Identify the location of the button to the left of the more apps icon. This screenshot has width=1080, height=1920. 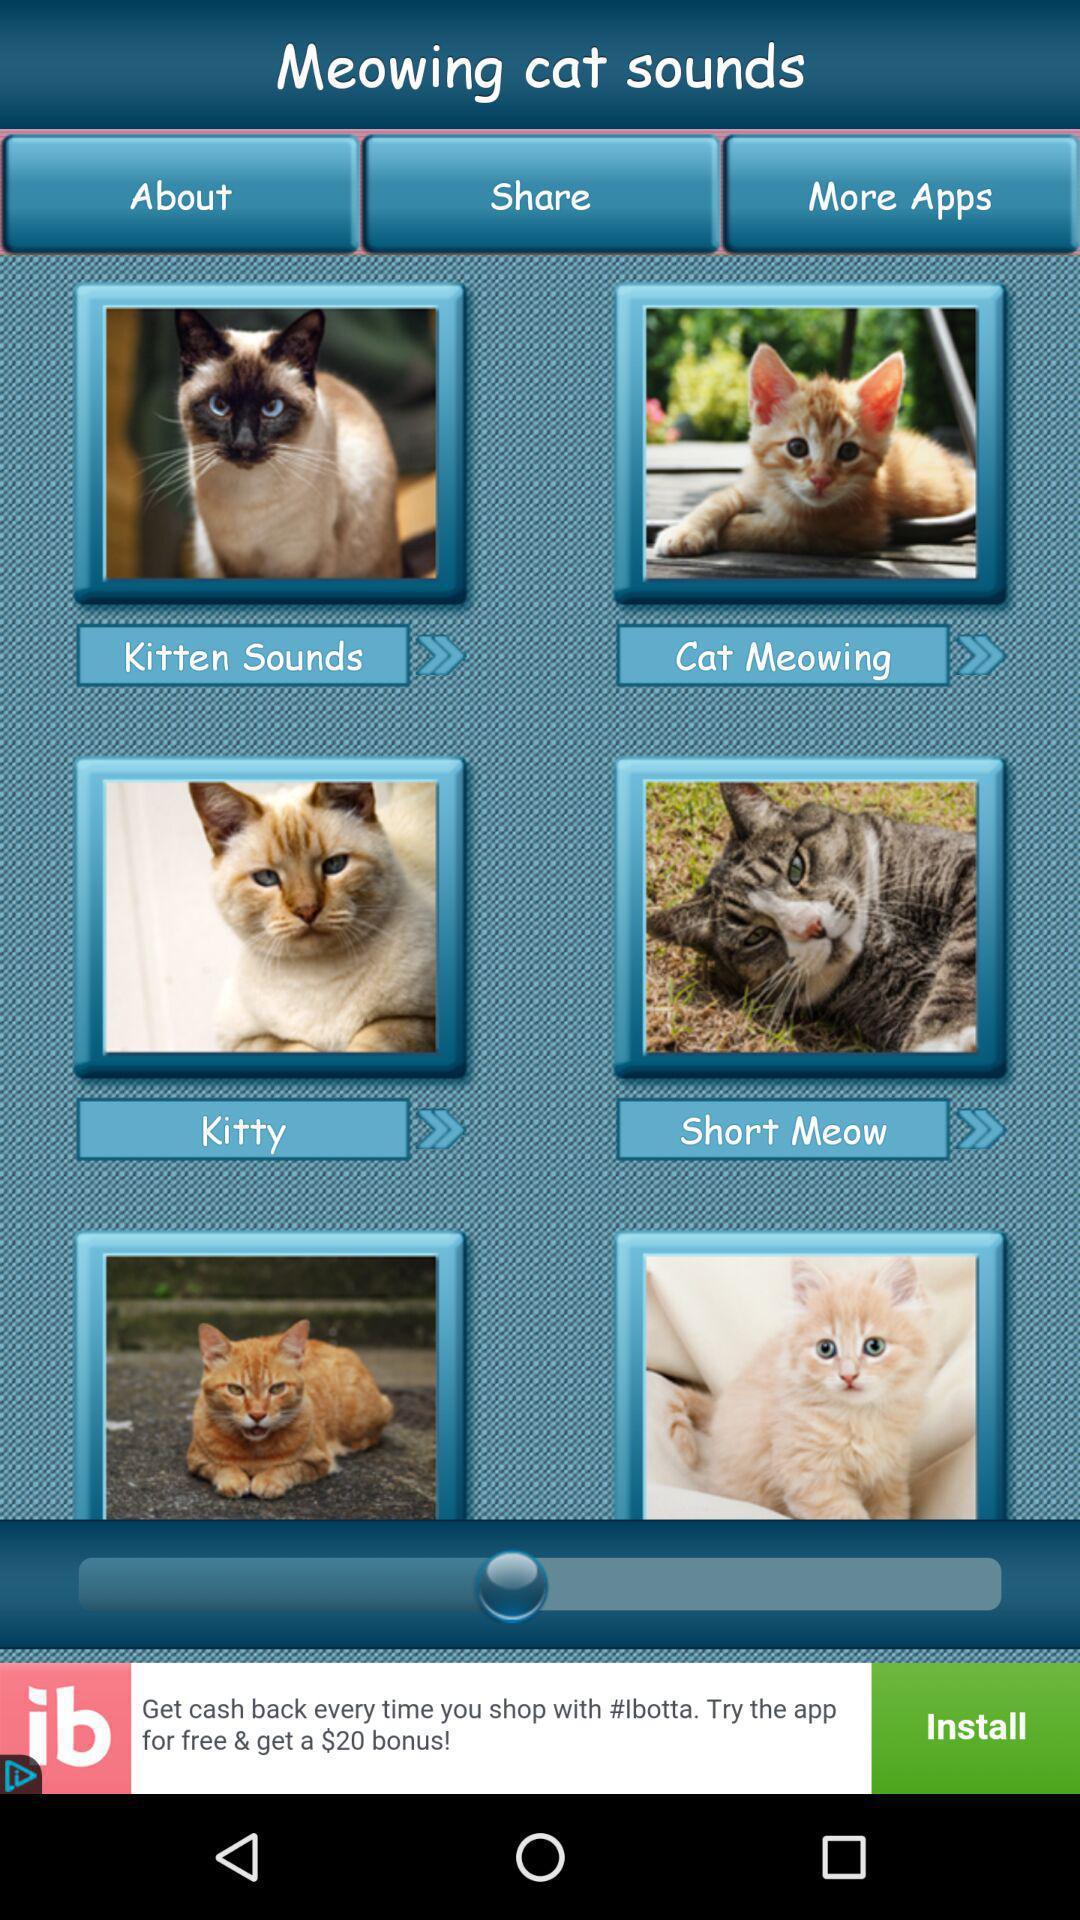
(540, 194).